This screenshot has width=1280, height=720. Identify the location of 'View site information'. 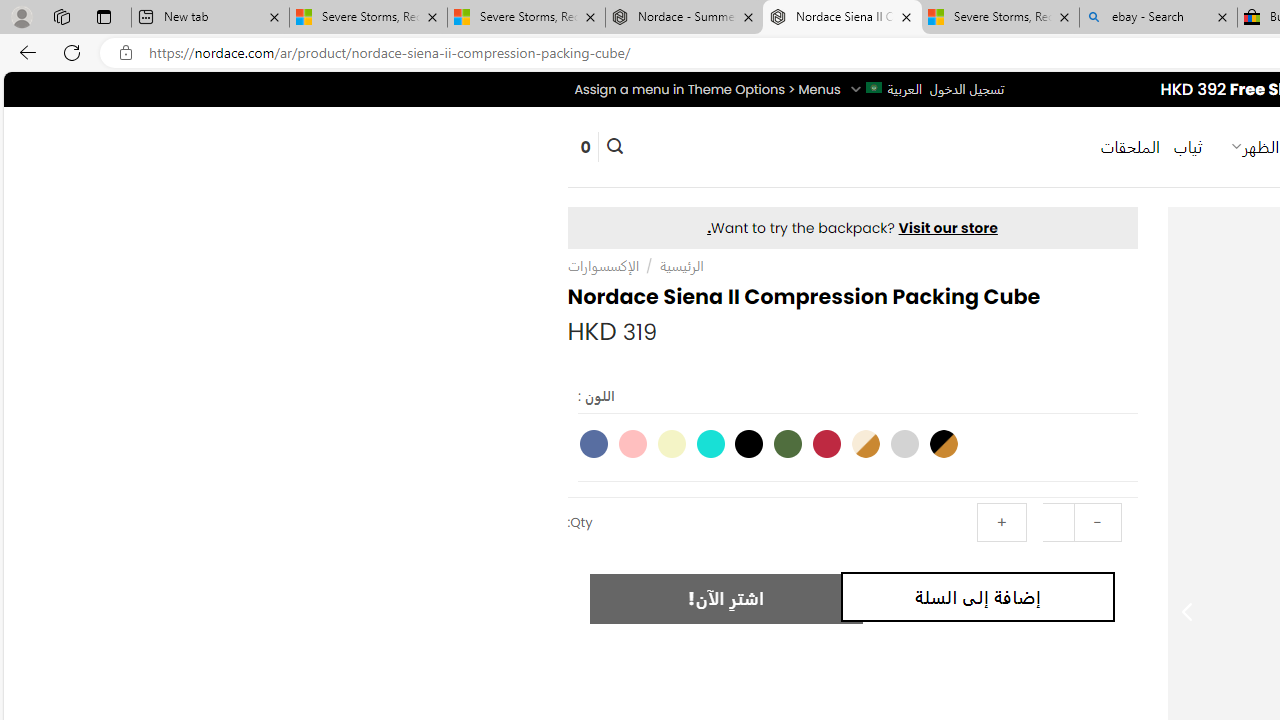
(125, 52).